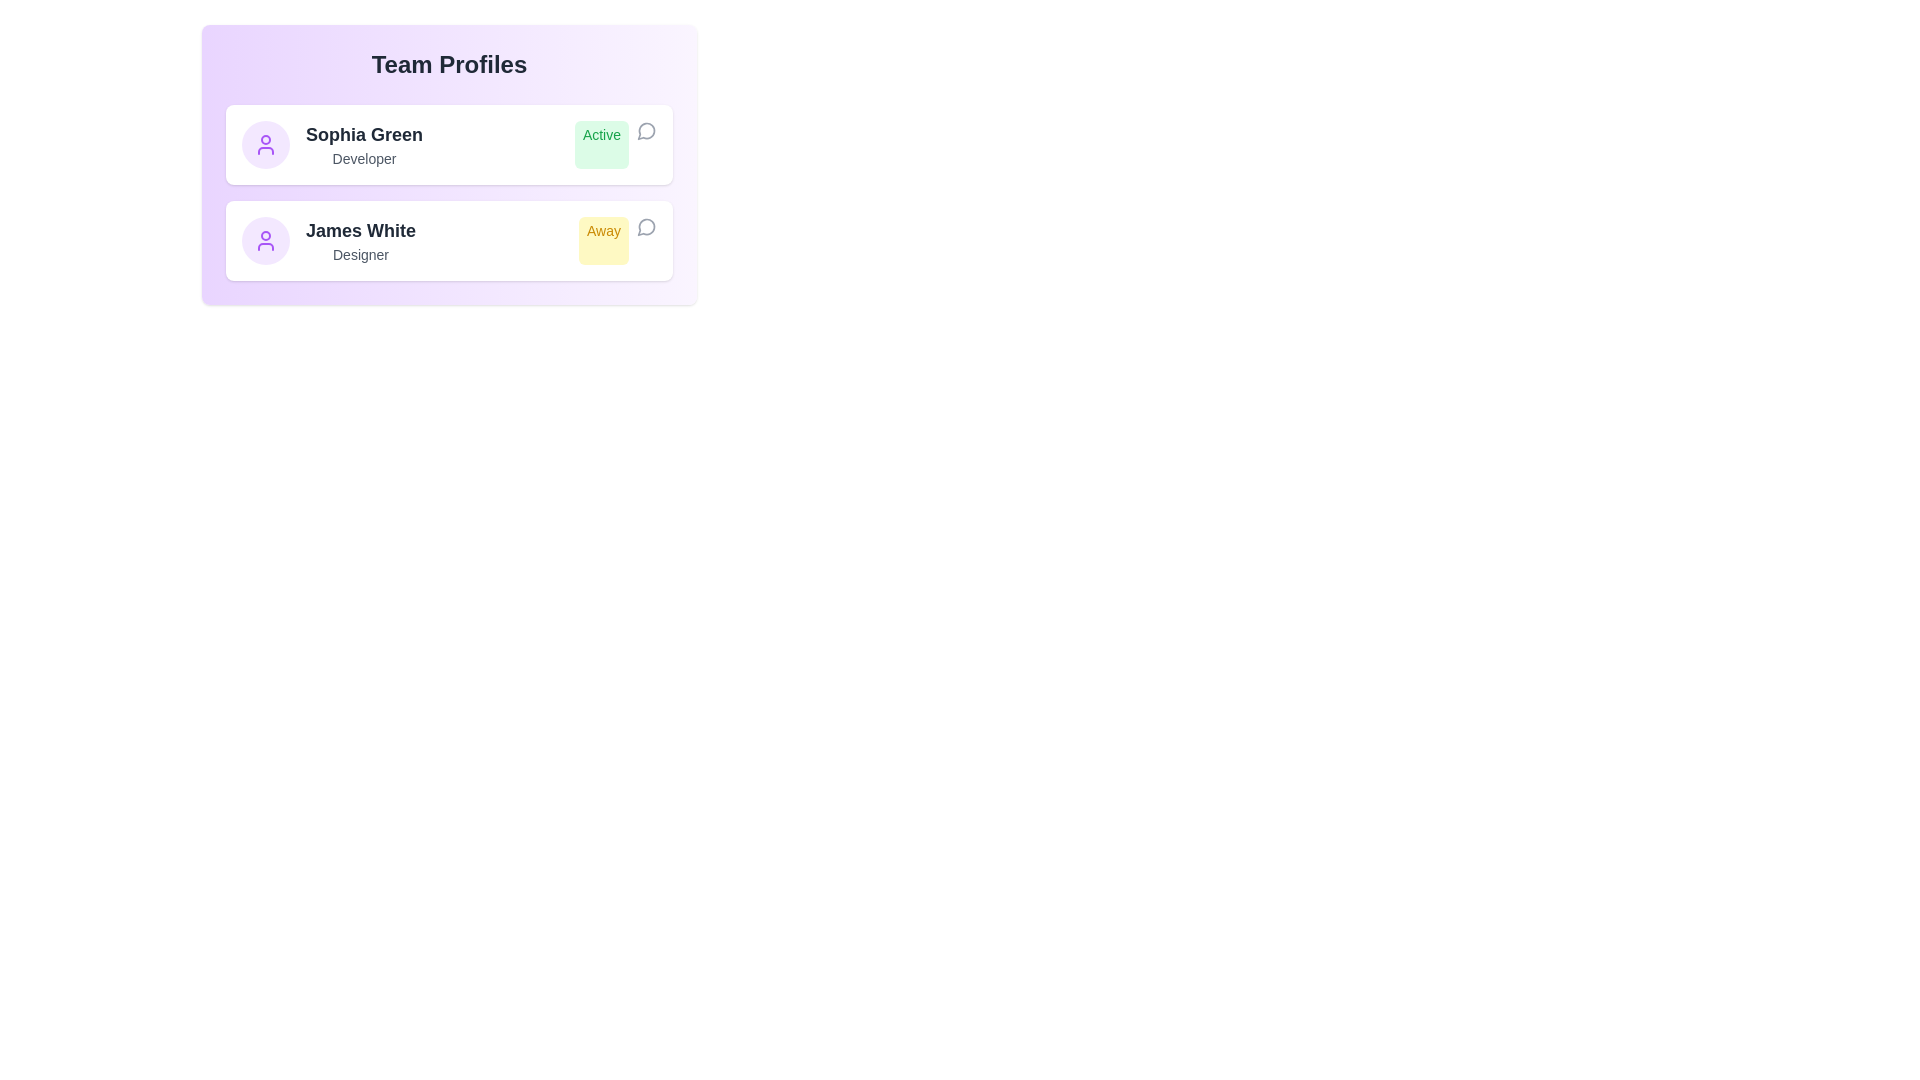 The width and height of the screenshot is (1920, 1080). I want to click on the messaging icon located to the right of the 'Away' label for 'James White' in the team profiles list to initiate a message action, so click(647, 226).